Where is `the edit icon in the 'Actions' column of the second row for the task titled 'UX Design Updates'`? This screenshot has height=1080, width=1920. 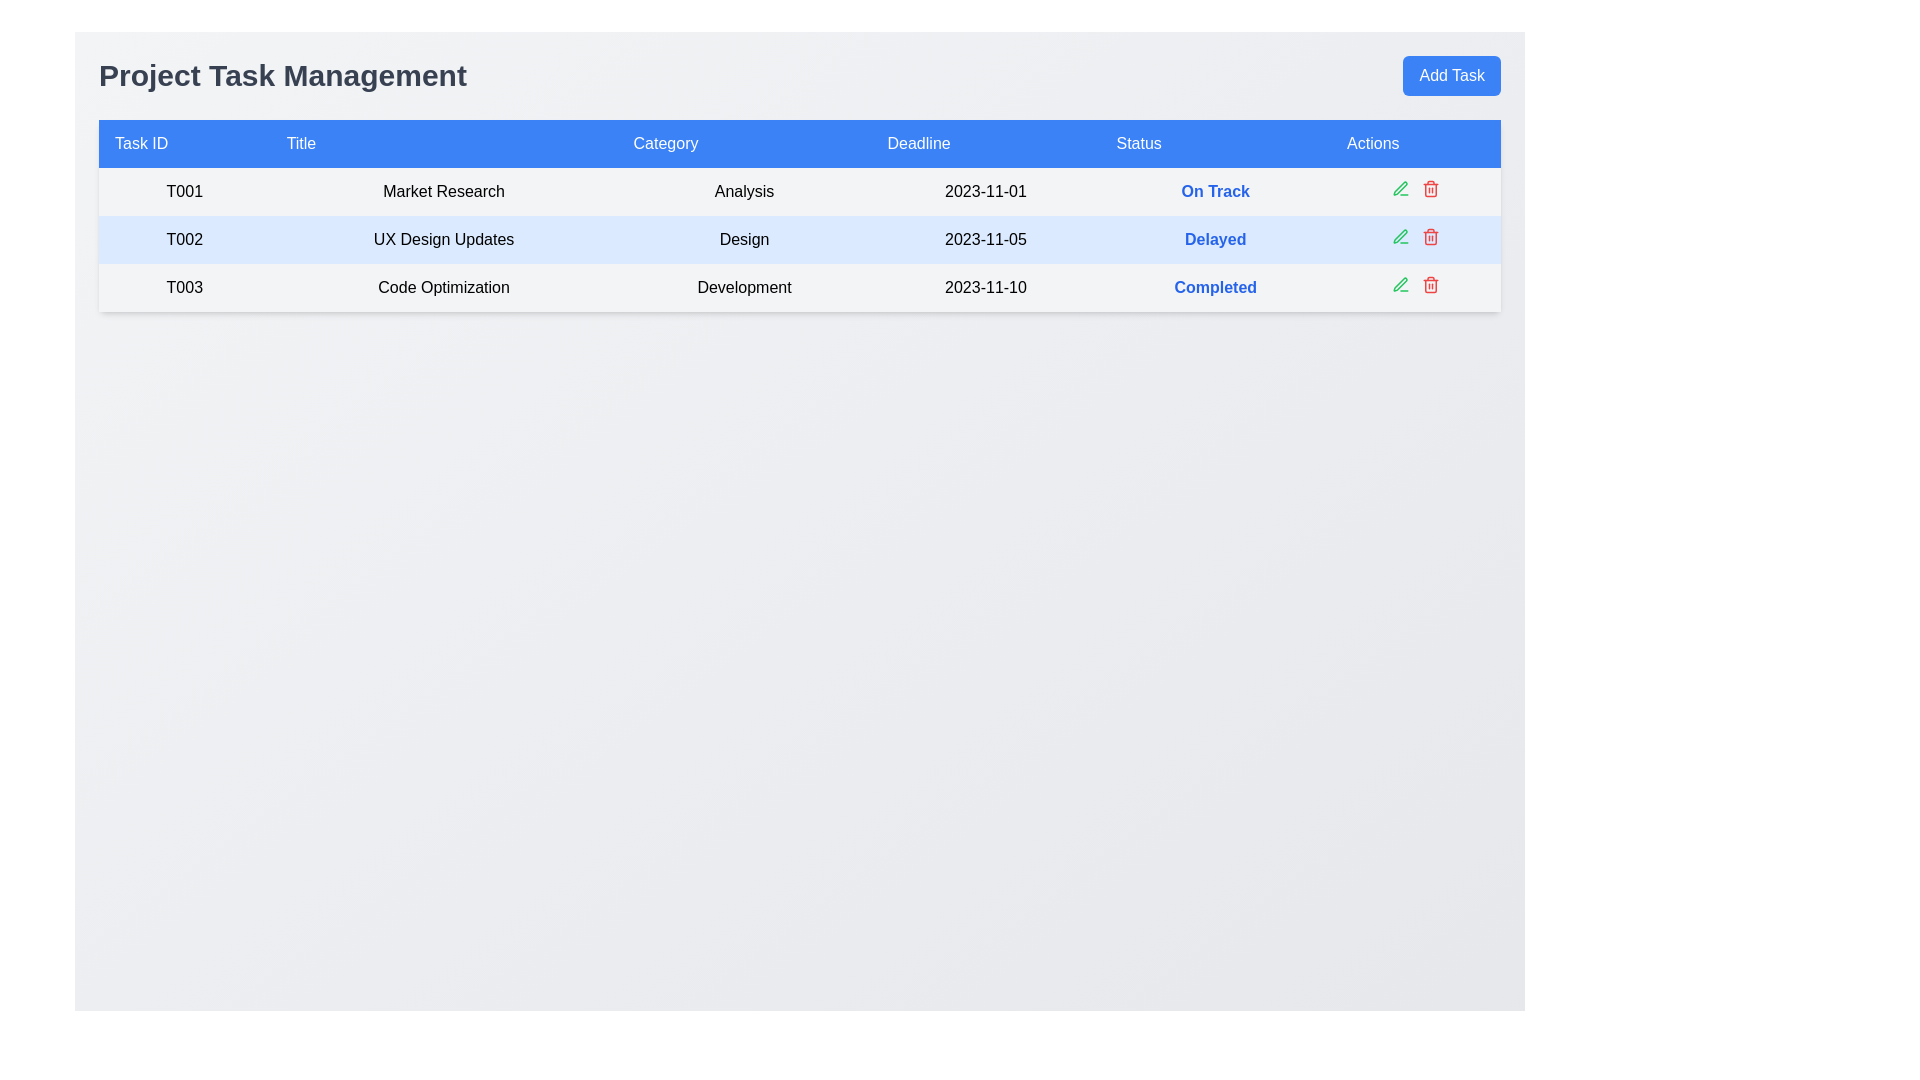 the edit icon in the 'Actions' column of the second row for the task titled 'UX Design Updates' is located at coordinates (1399, 188).